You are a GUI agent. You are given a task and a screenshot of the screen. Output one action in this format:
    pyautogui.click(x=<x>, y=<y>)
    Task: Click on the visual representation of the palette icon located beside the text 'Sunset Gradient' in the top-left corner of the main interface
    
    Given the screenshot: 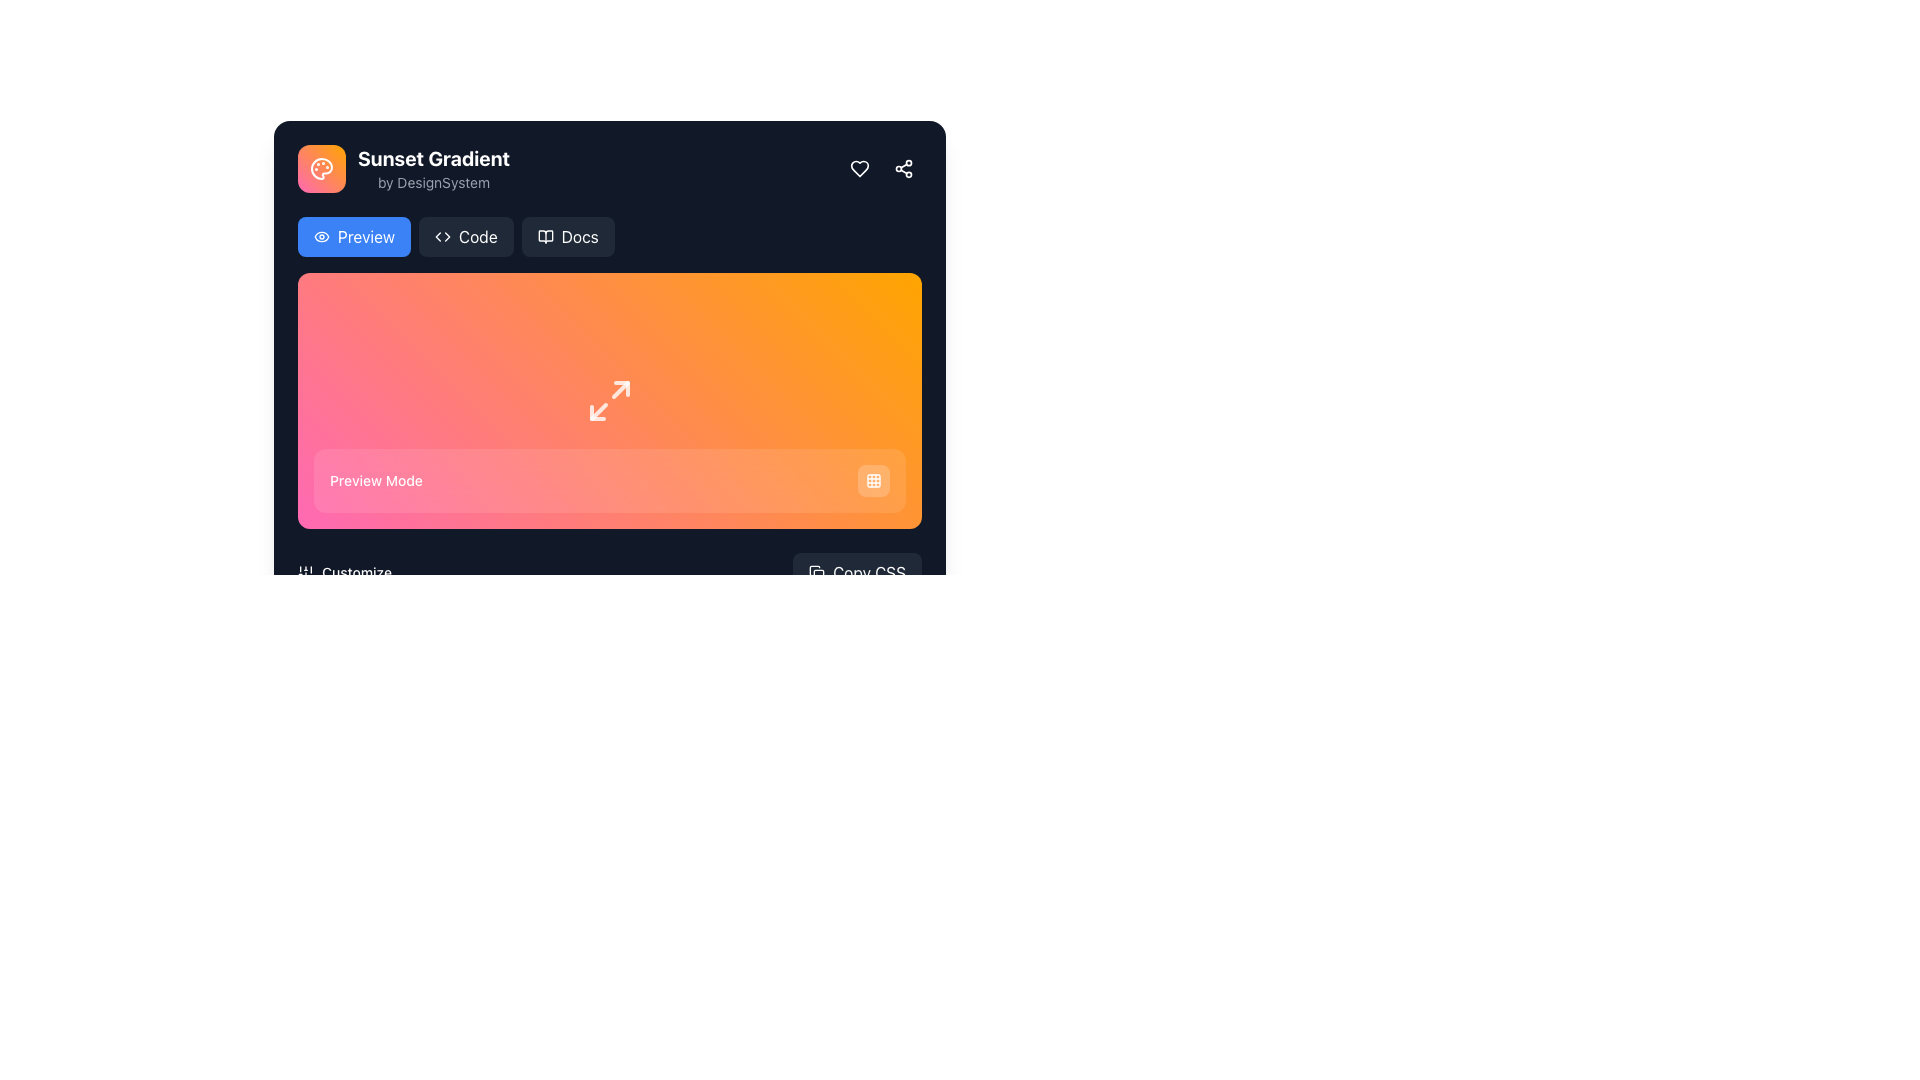 What is the action you would take?
    pyautogui.click(x=321, y=168)
    